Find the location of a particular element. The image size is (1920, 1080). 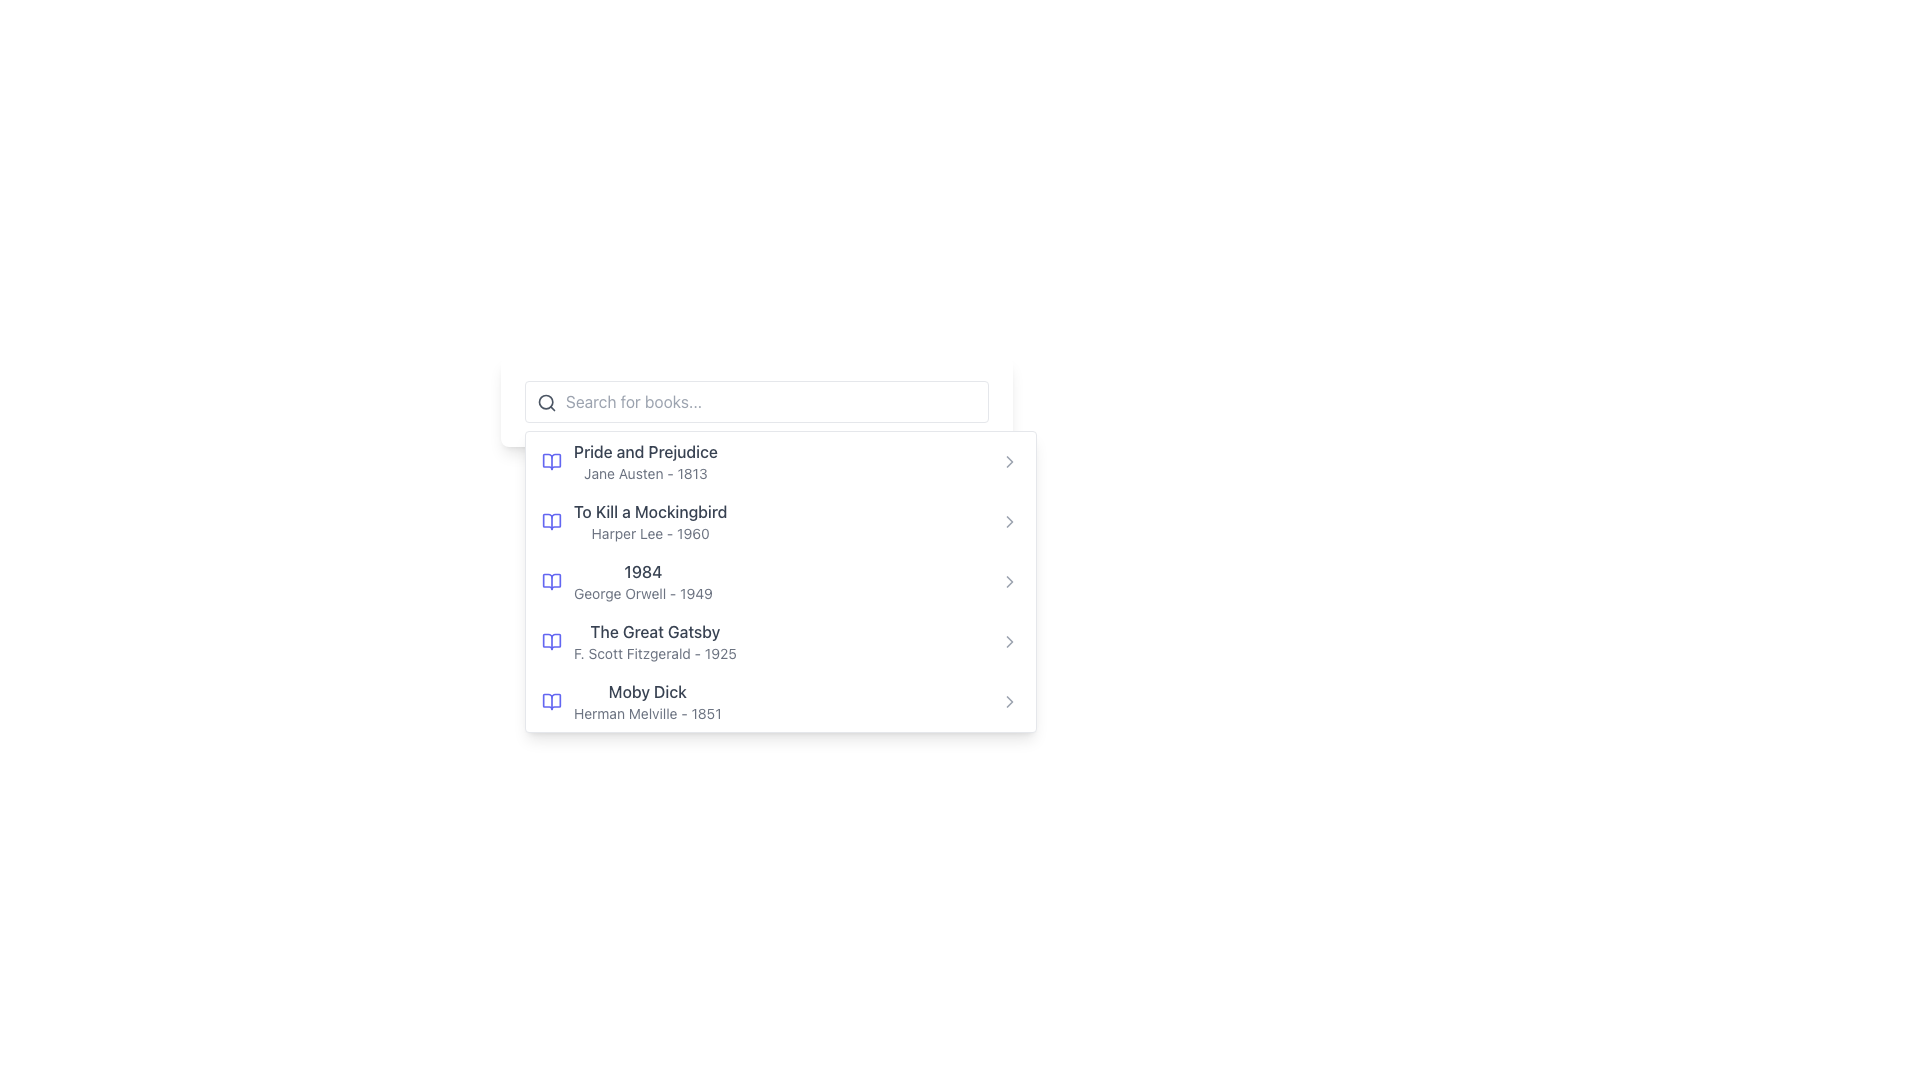

the bolded label displaying the title '1984', which is styled in dark gray and is the main label of the entry featuring '1984 by George Orwell' is located at coordinates (643, 571).